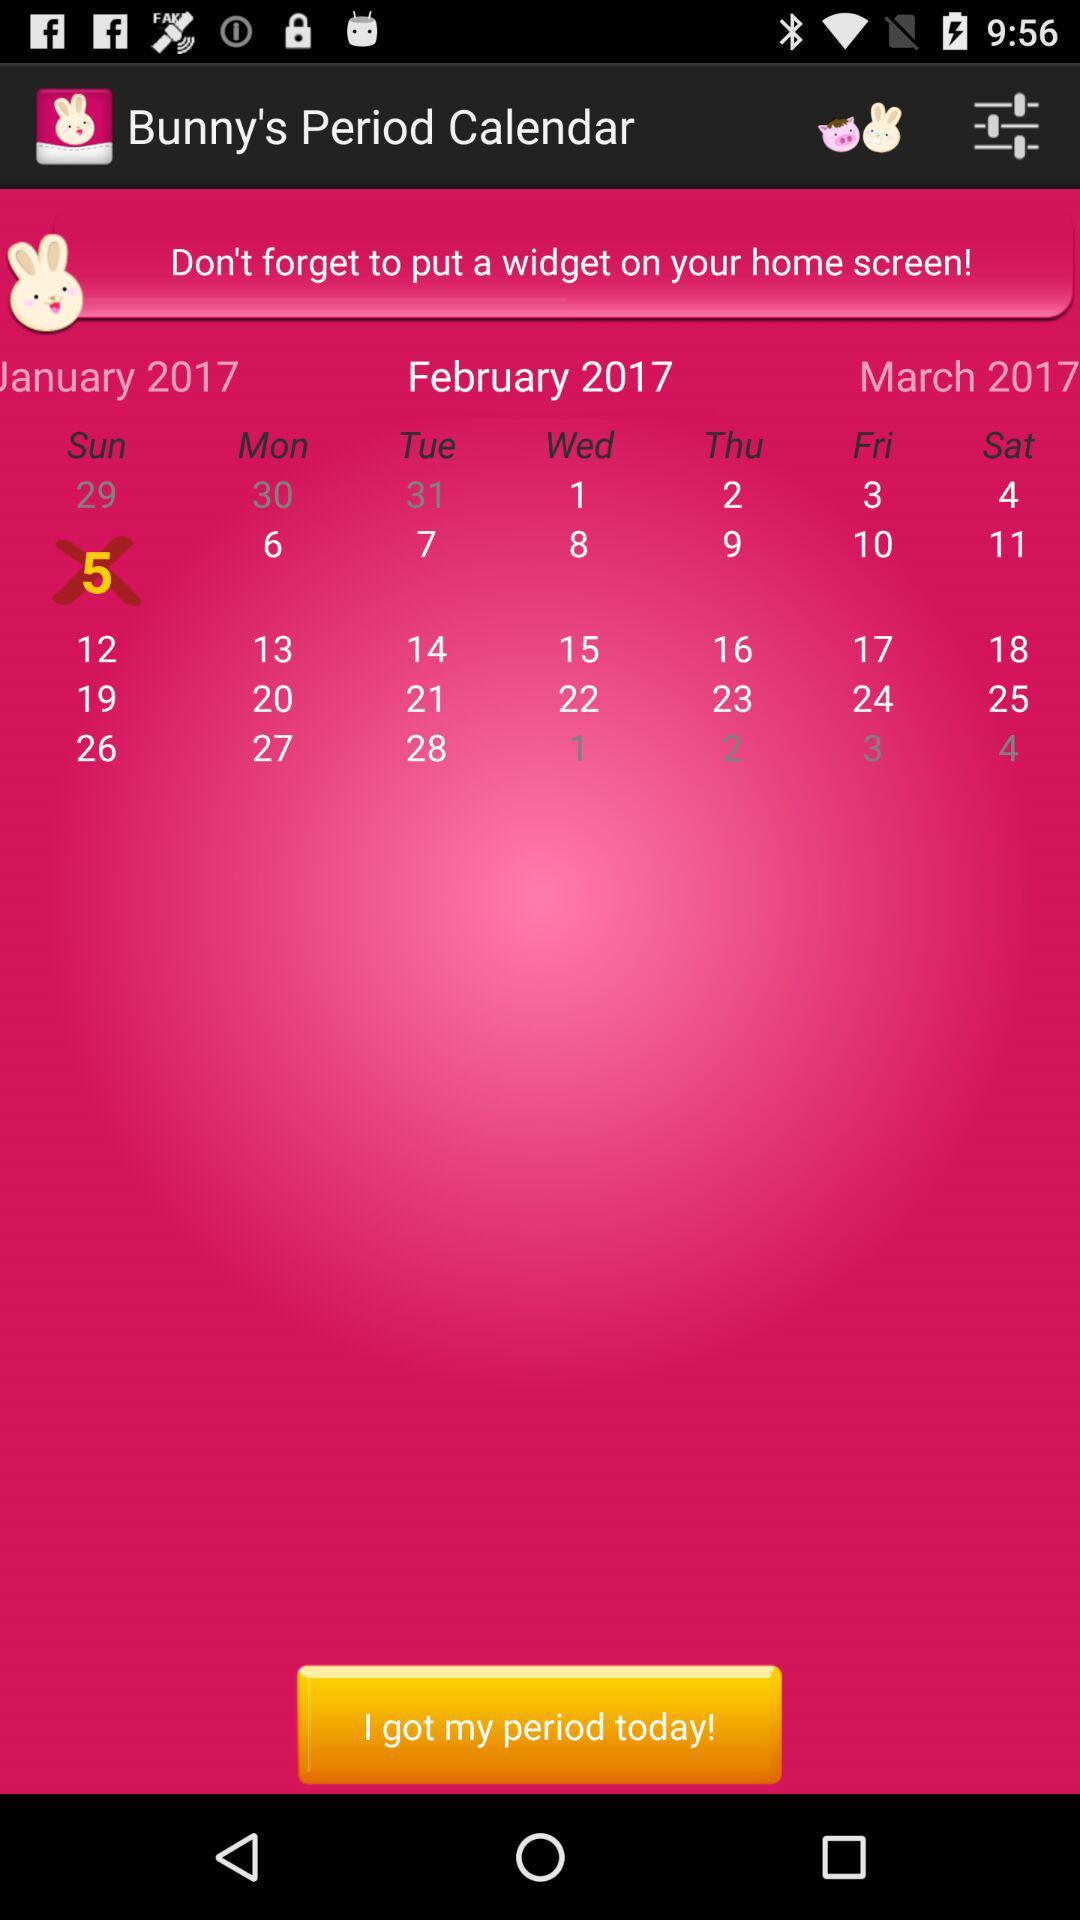  What do you see at coordinates (273, 746) in the screenshot?
I see `the 27` at bounding box center [273, 746].